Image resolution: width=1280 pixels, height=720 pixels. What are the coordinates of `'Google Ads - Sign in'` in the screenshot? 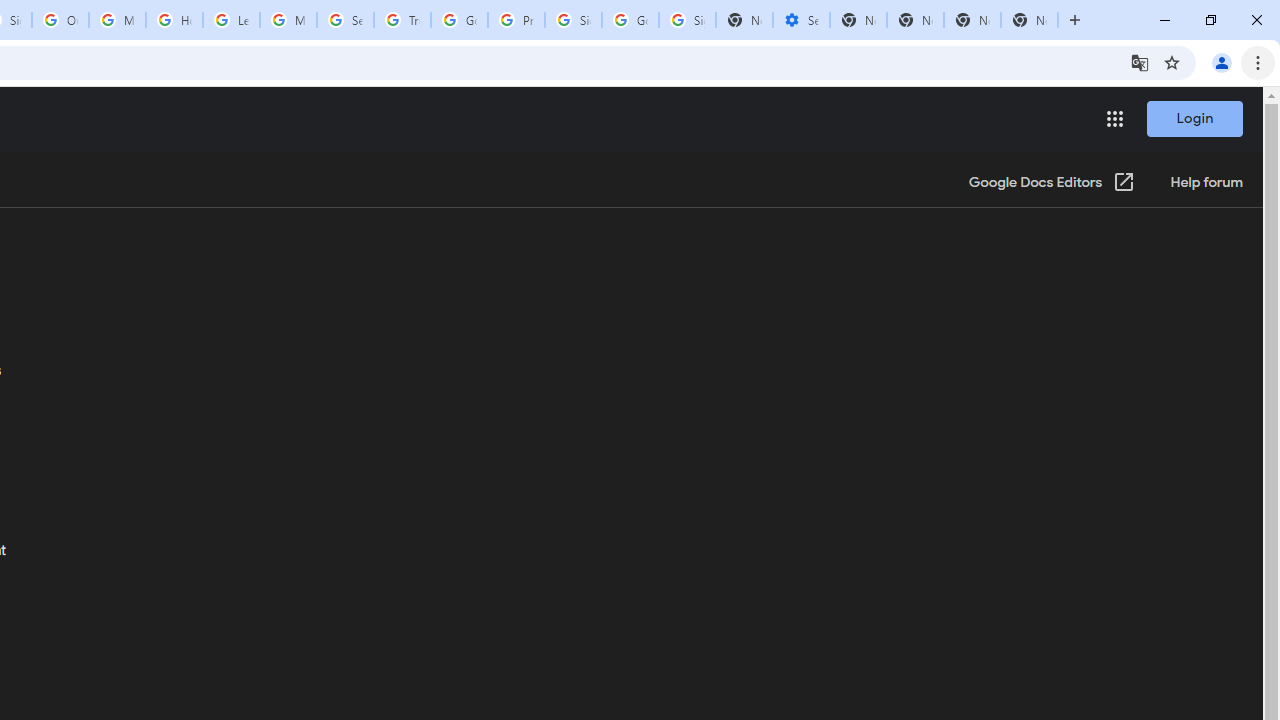 It's located at (458, 20).